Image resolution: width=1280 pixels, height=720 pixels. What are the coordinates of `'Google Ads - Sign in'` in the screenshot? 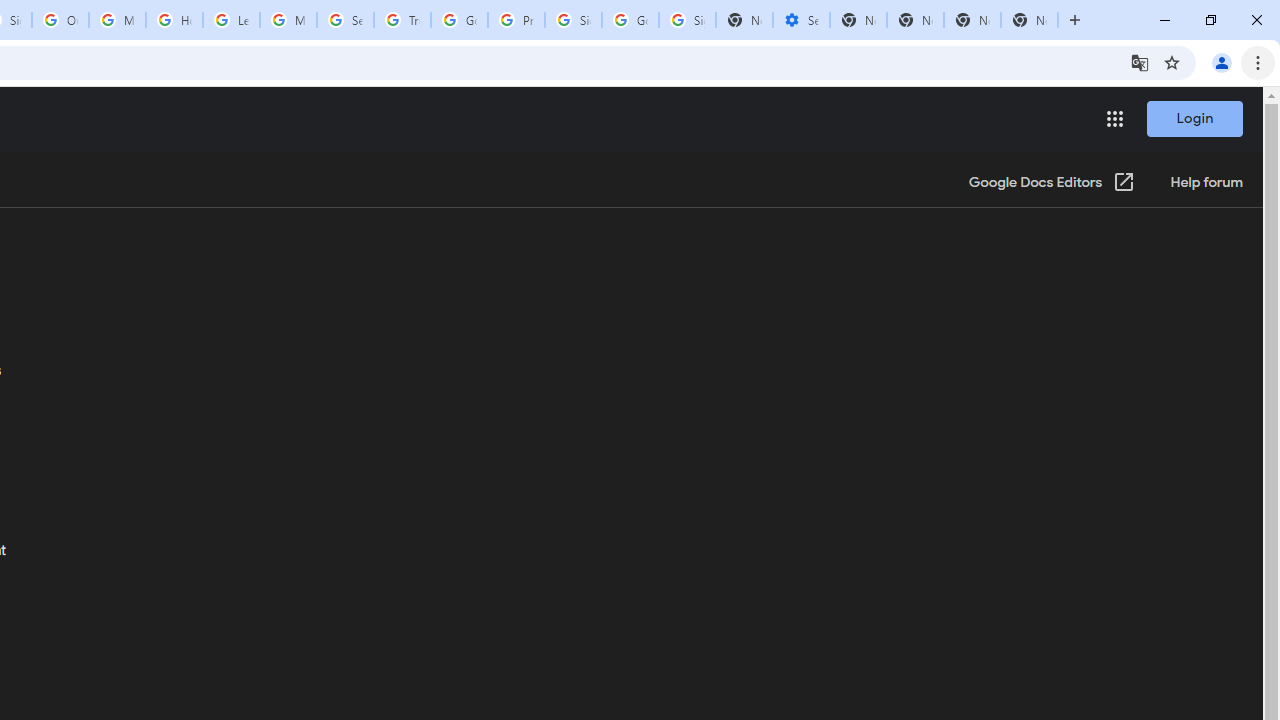 It's located at (458, 20).